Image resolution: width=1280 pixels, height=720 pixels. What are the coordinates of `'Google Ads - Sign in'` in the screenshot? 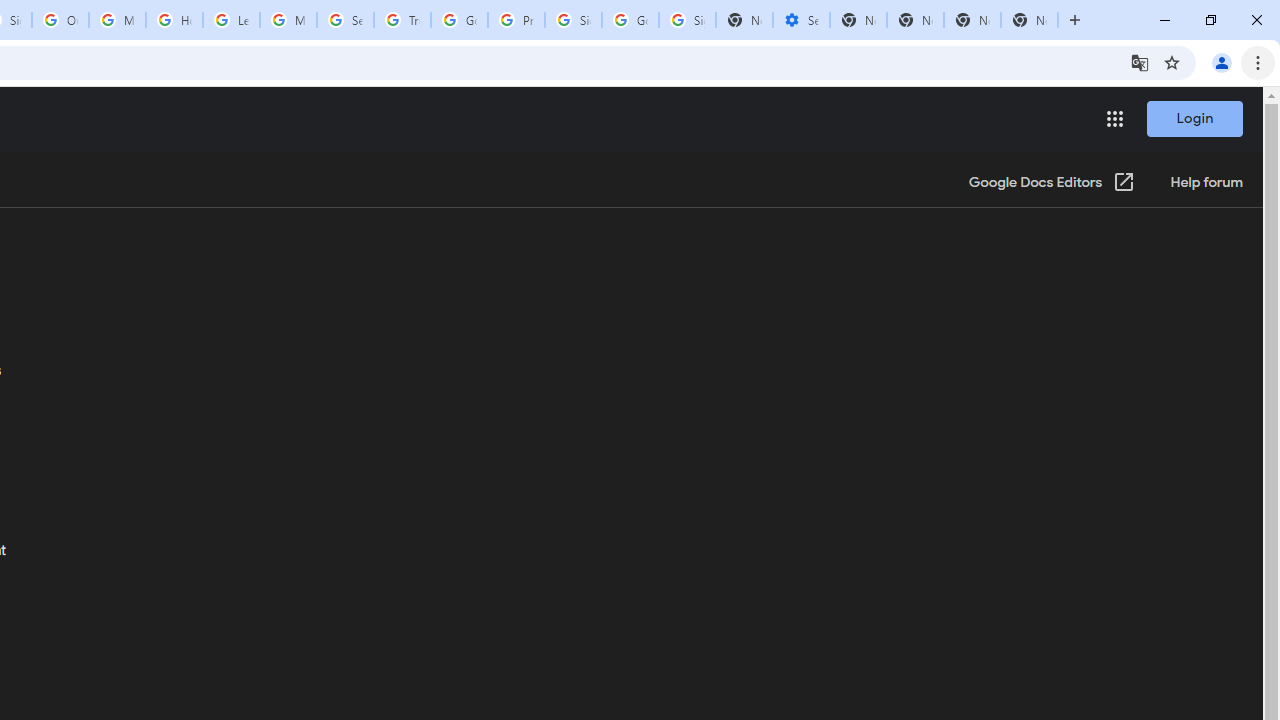 It's located at (458, 20).